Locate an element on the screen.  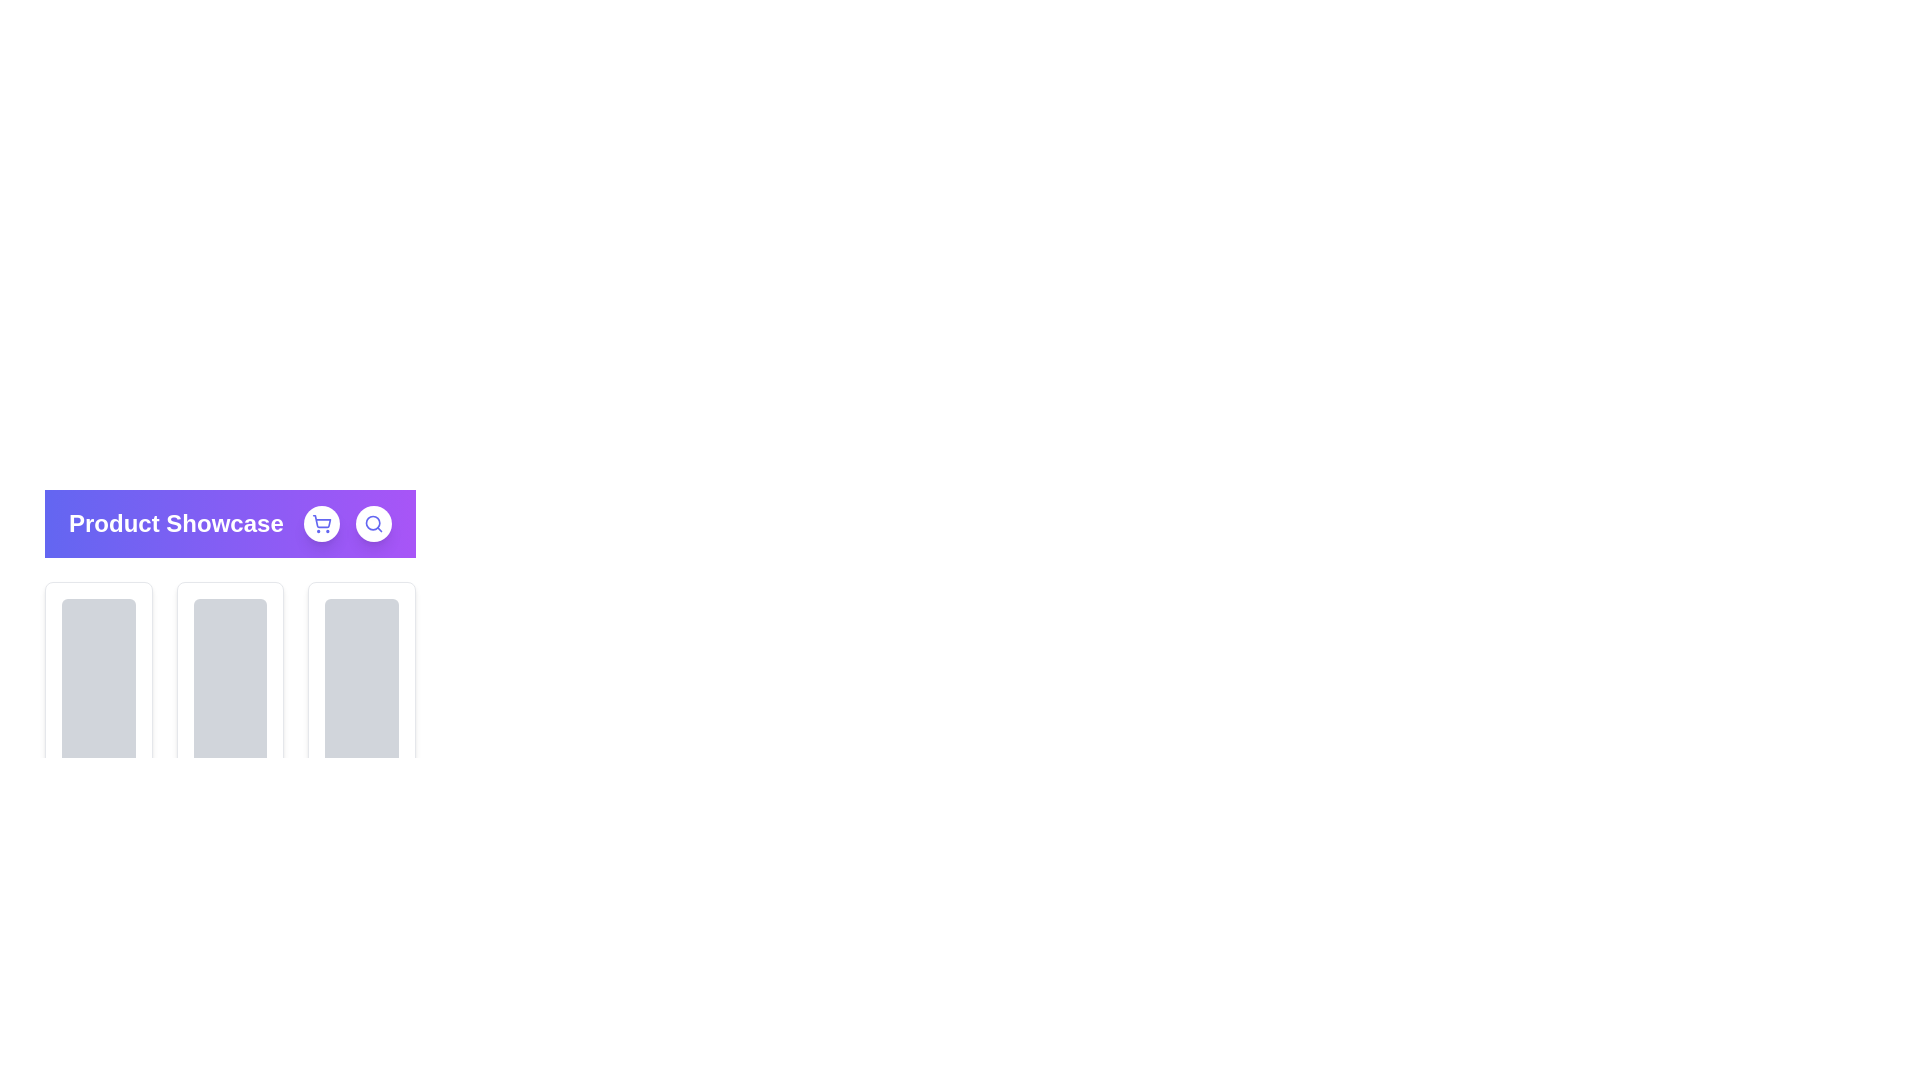
the rectangular gray area with rounded corners styled as an image placeholder, located in the third column of the product list, above 'Product 3' and the 'Details' button is located at coordinates (362, 693).